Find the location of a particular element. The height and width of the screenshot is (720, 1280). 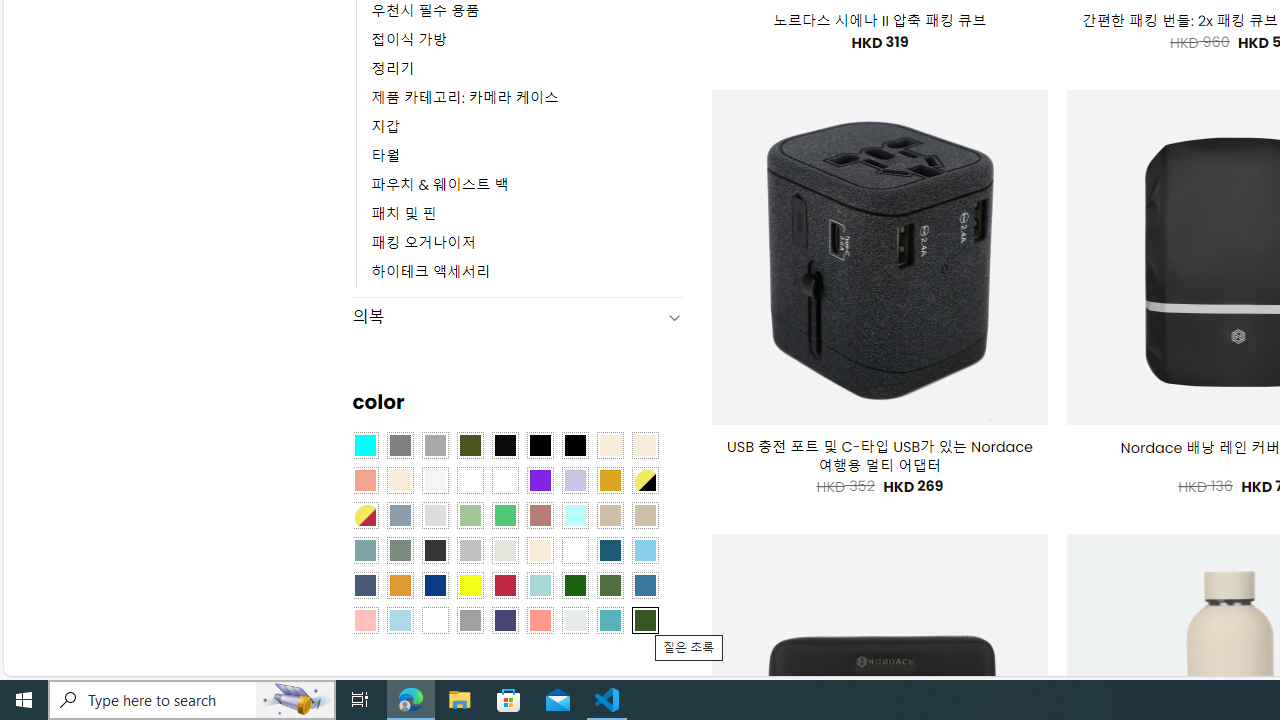

'Coral' is located at coordinates (364, 480).